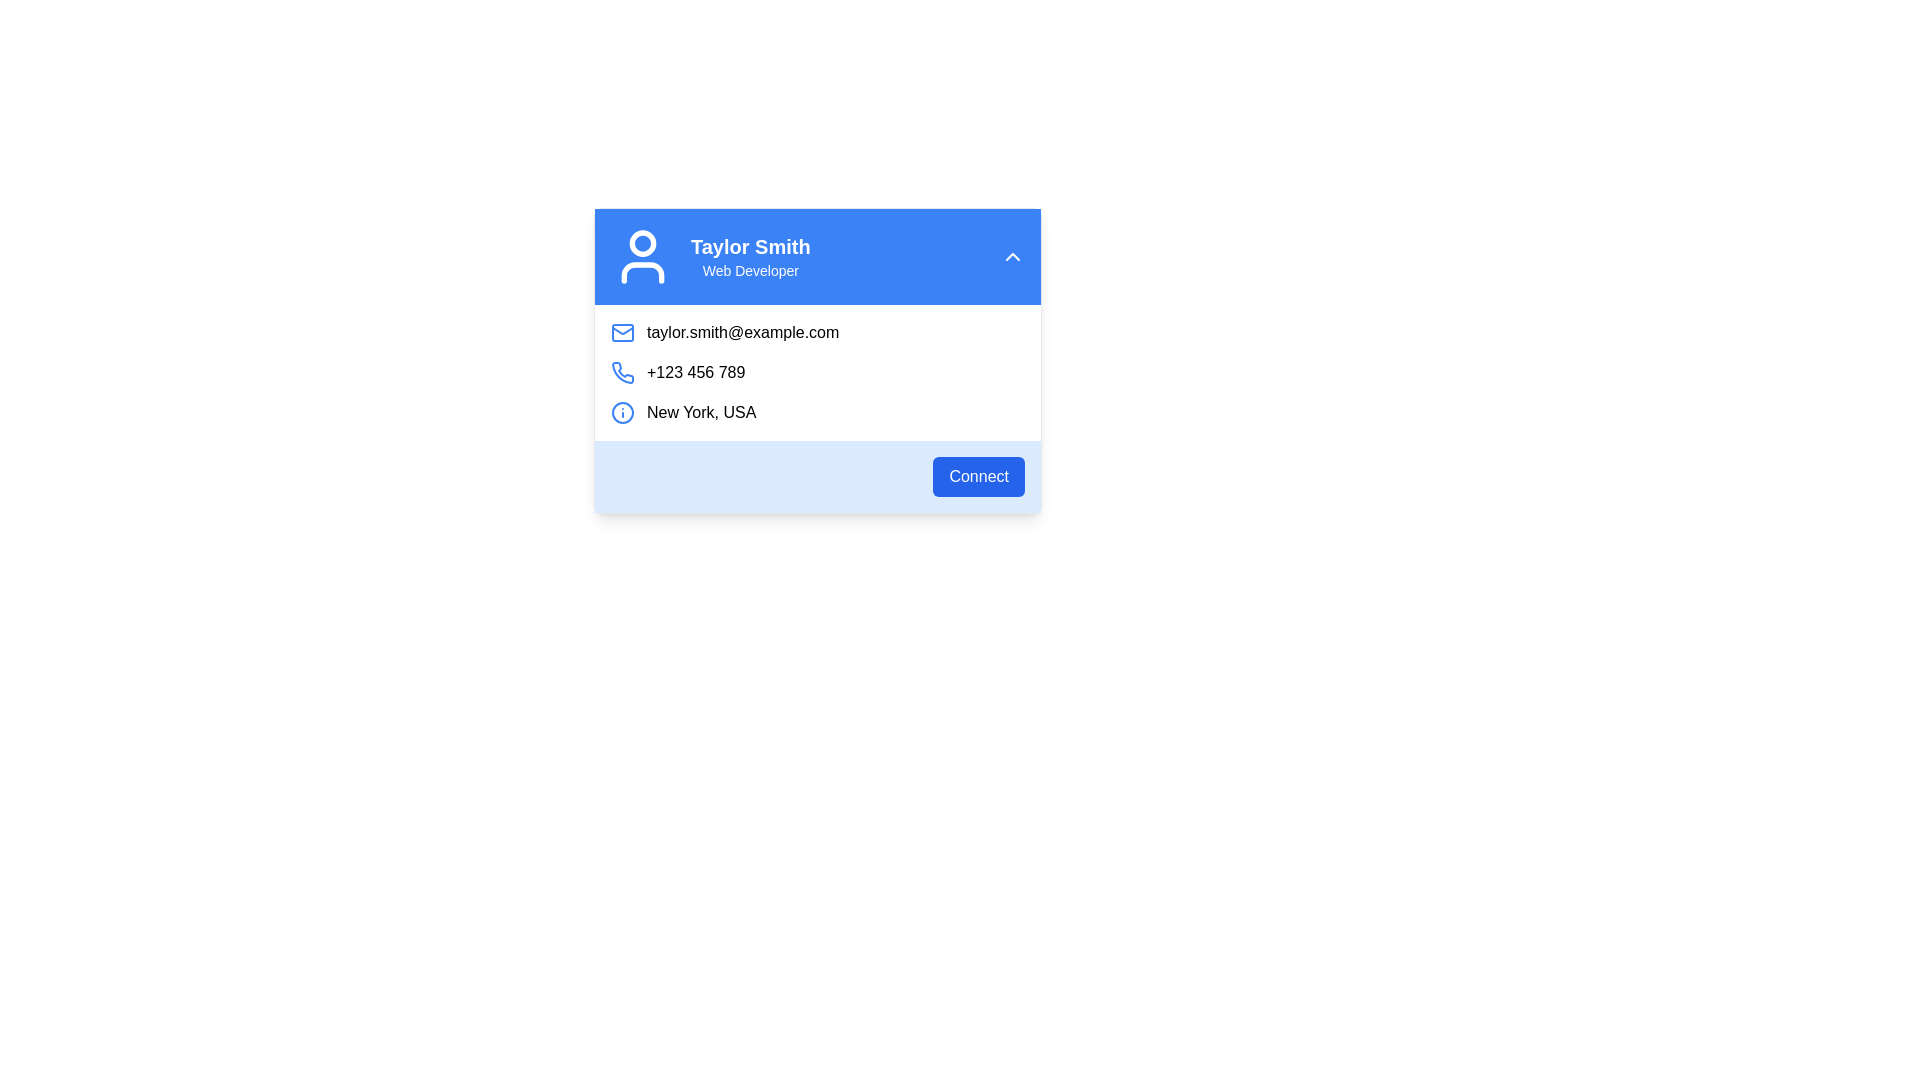 The image size is (1920, 1080). What do you see at coordinates (643, 242) in the screenshot?
I see `the user profile avatar circular icon located in the top-left corner of the user profile card within the blue header` at bounding box center [643, 242].